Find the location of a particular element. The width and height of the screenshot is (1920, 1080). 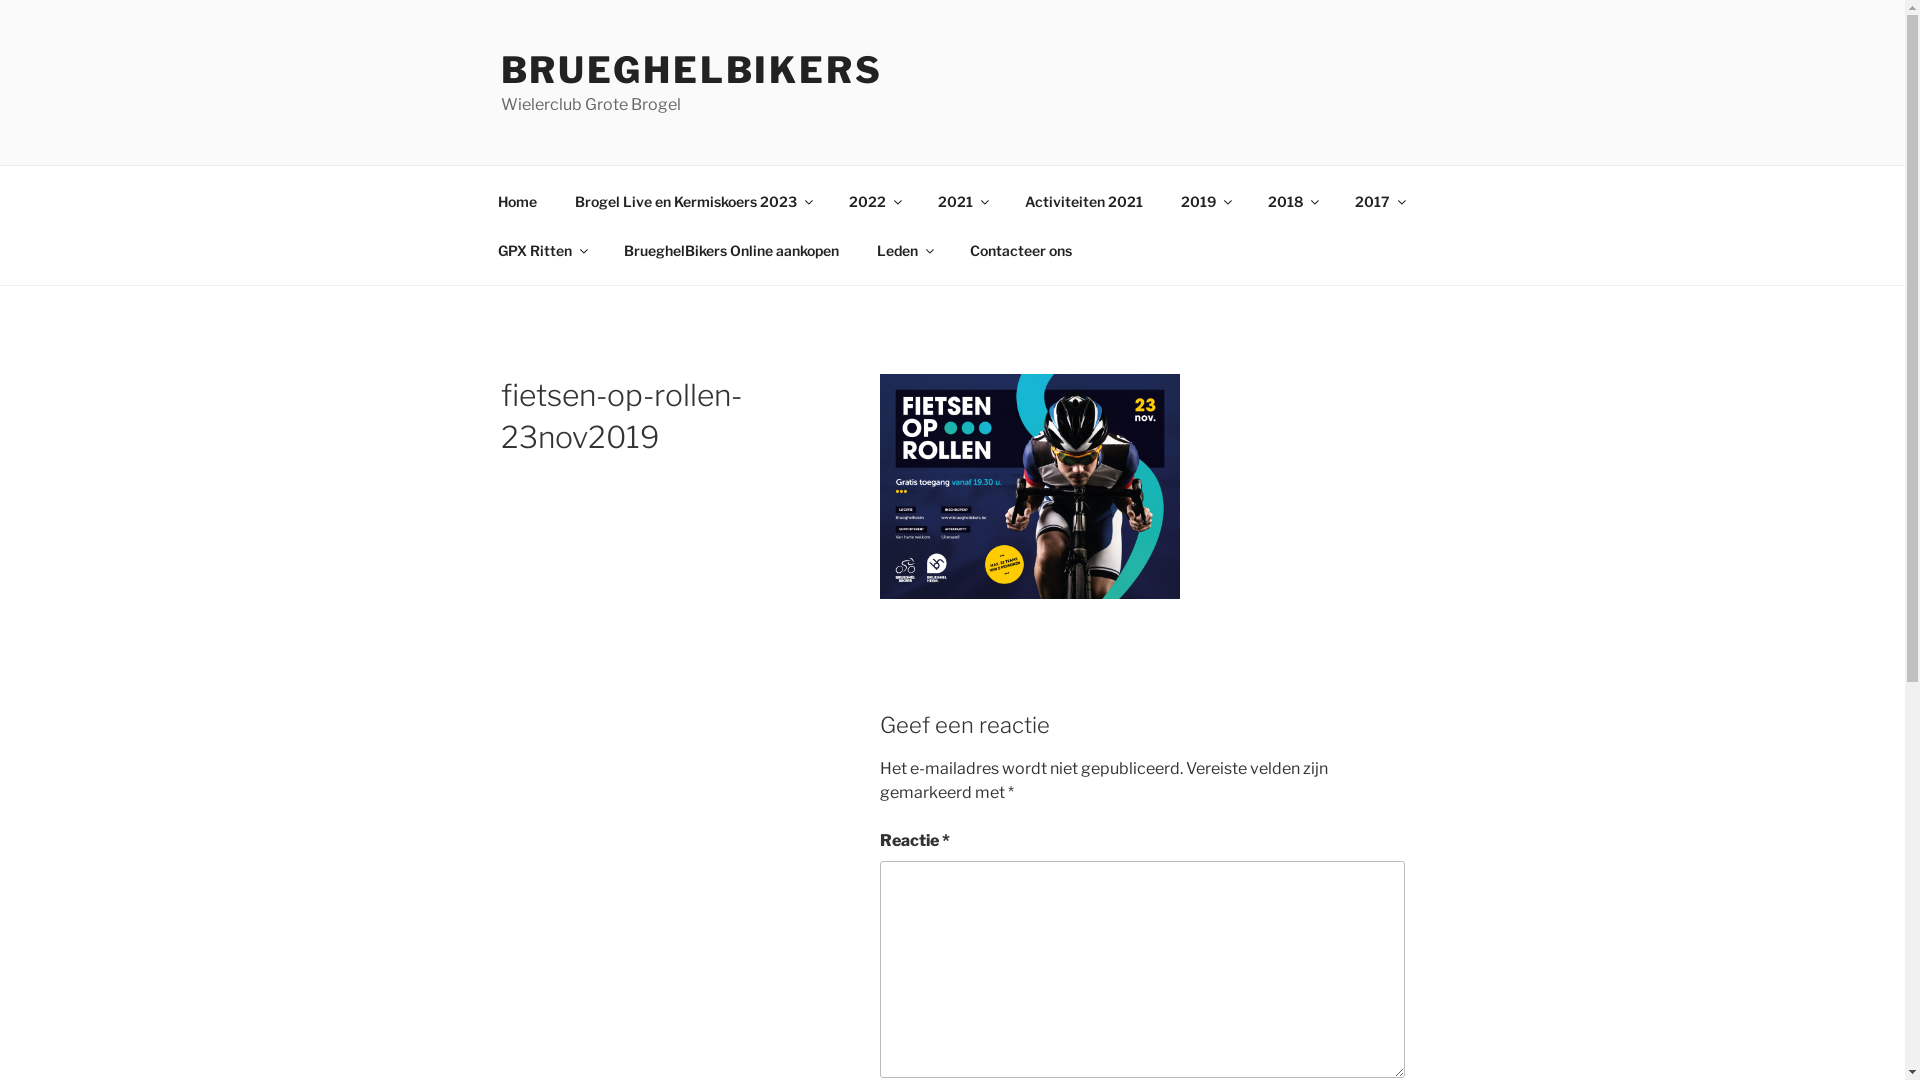

'Activiteiten 2021' is located at coordinates (1008, 200).